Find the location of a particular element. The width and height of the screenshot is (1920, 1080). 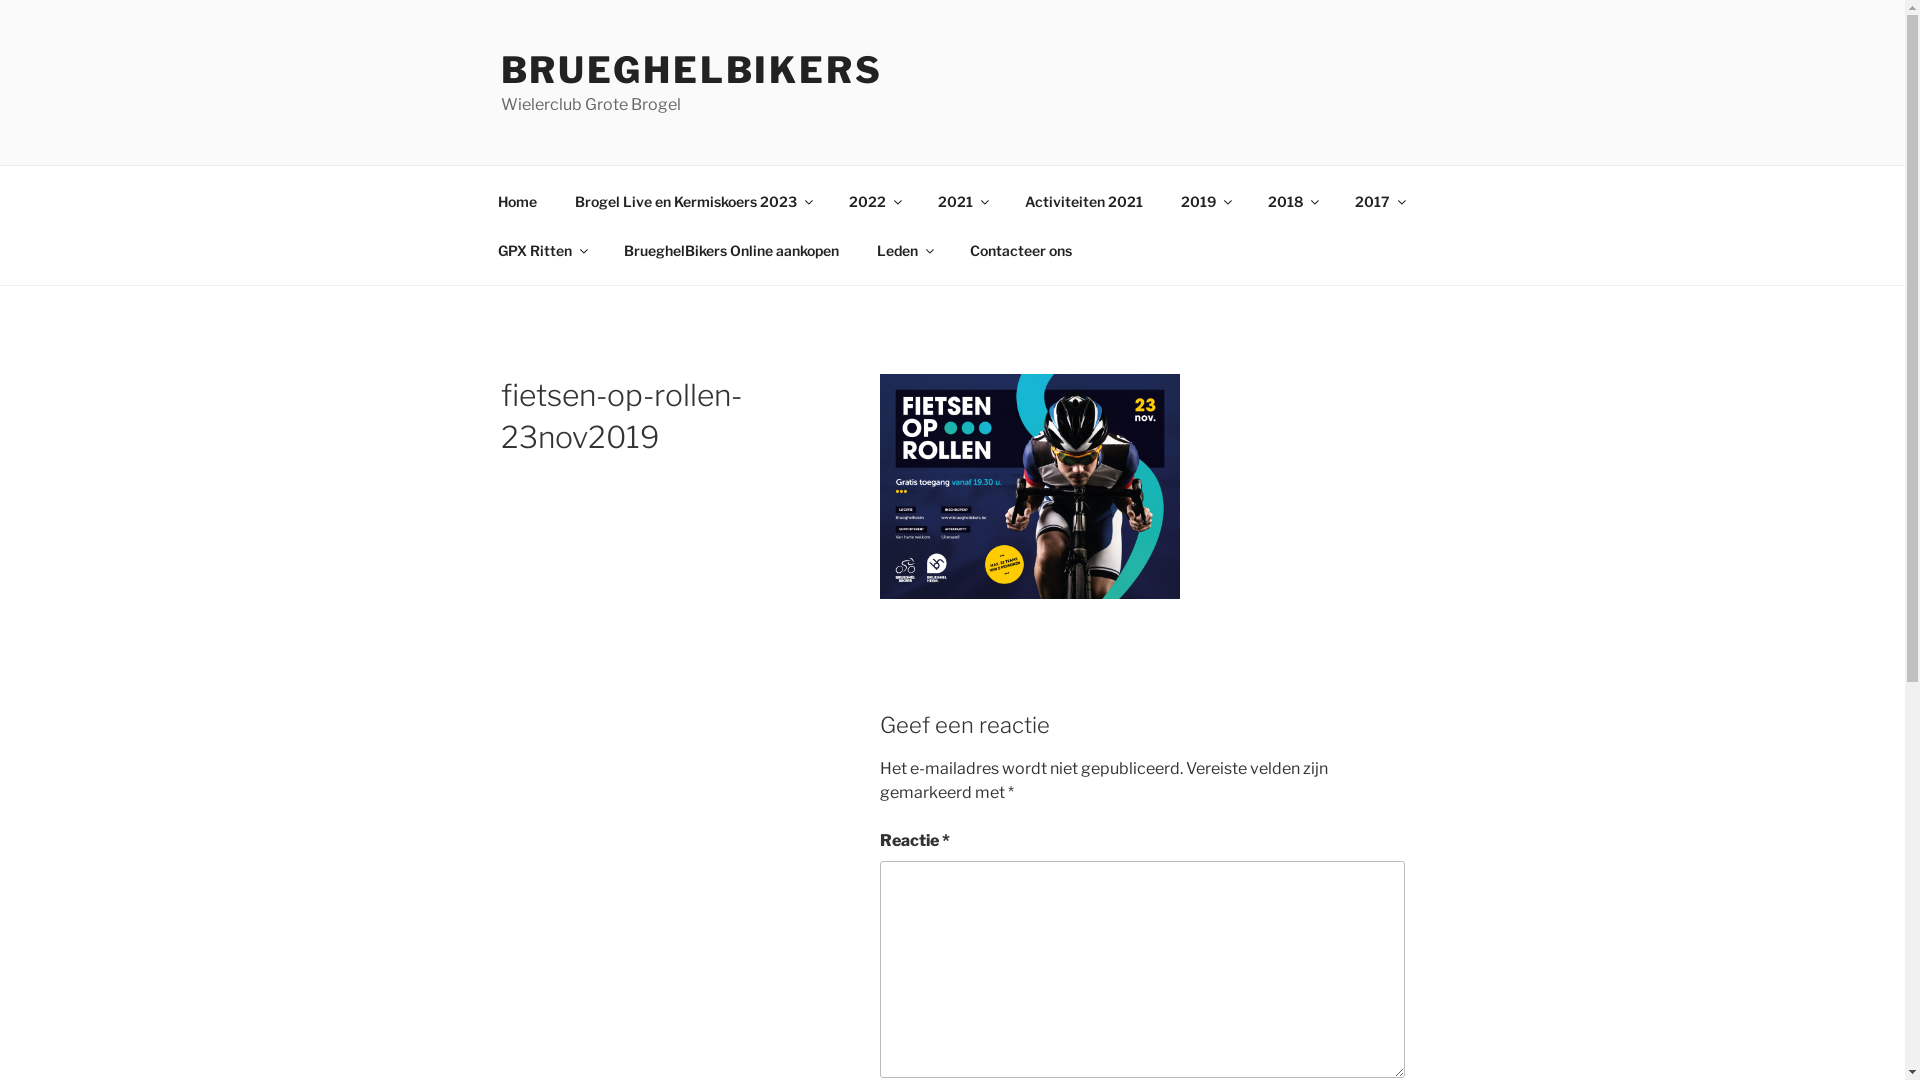

'Activiteiten 2021' is located at coordinates (1008, 200).